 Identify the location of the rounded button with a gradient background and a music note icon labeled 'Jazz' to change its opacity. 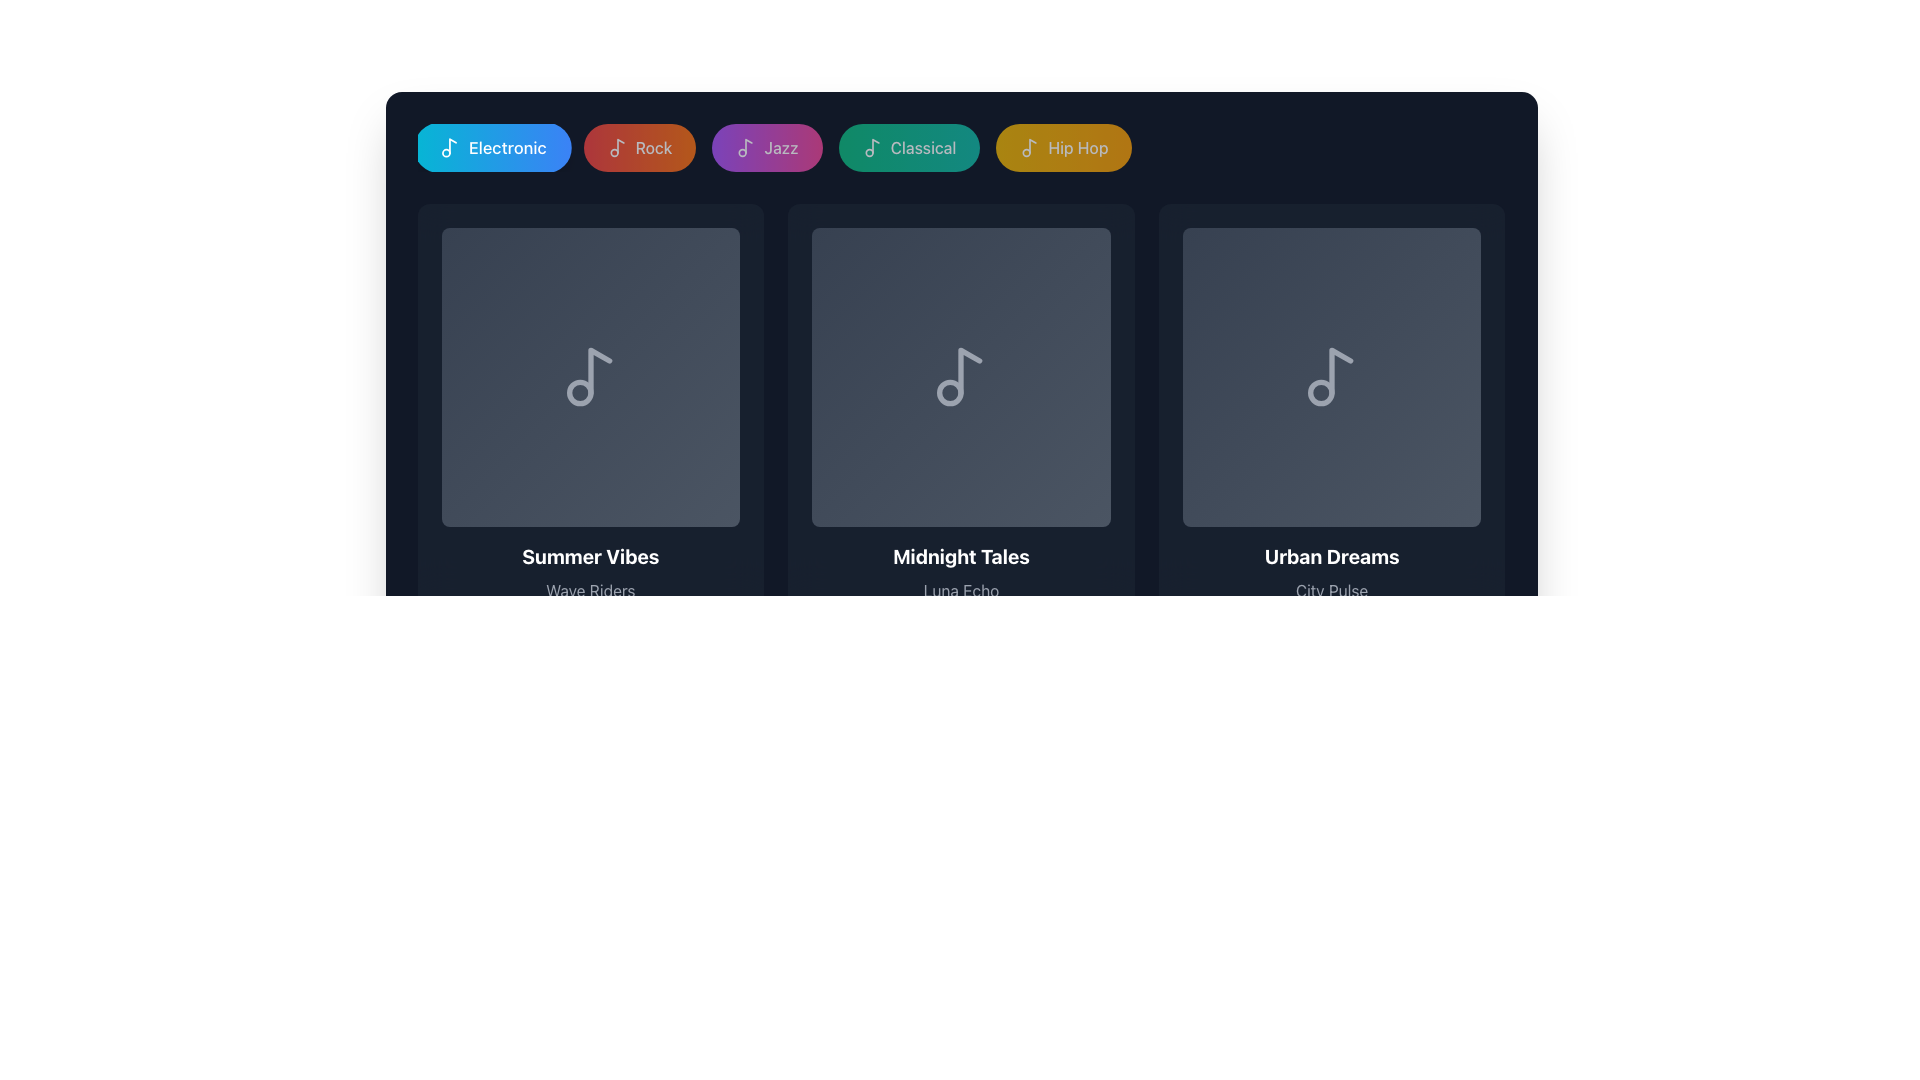
(766, 146).